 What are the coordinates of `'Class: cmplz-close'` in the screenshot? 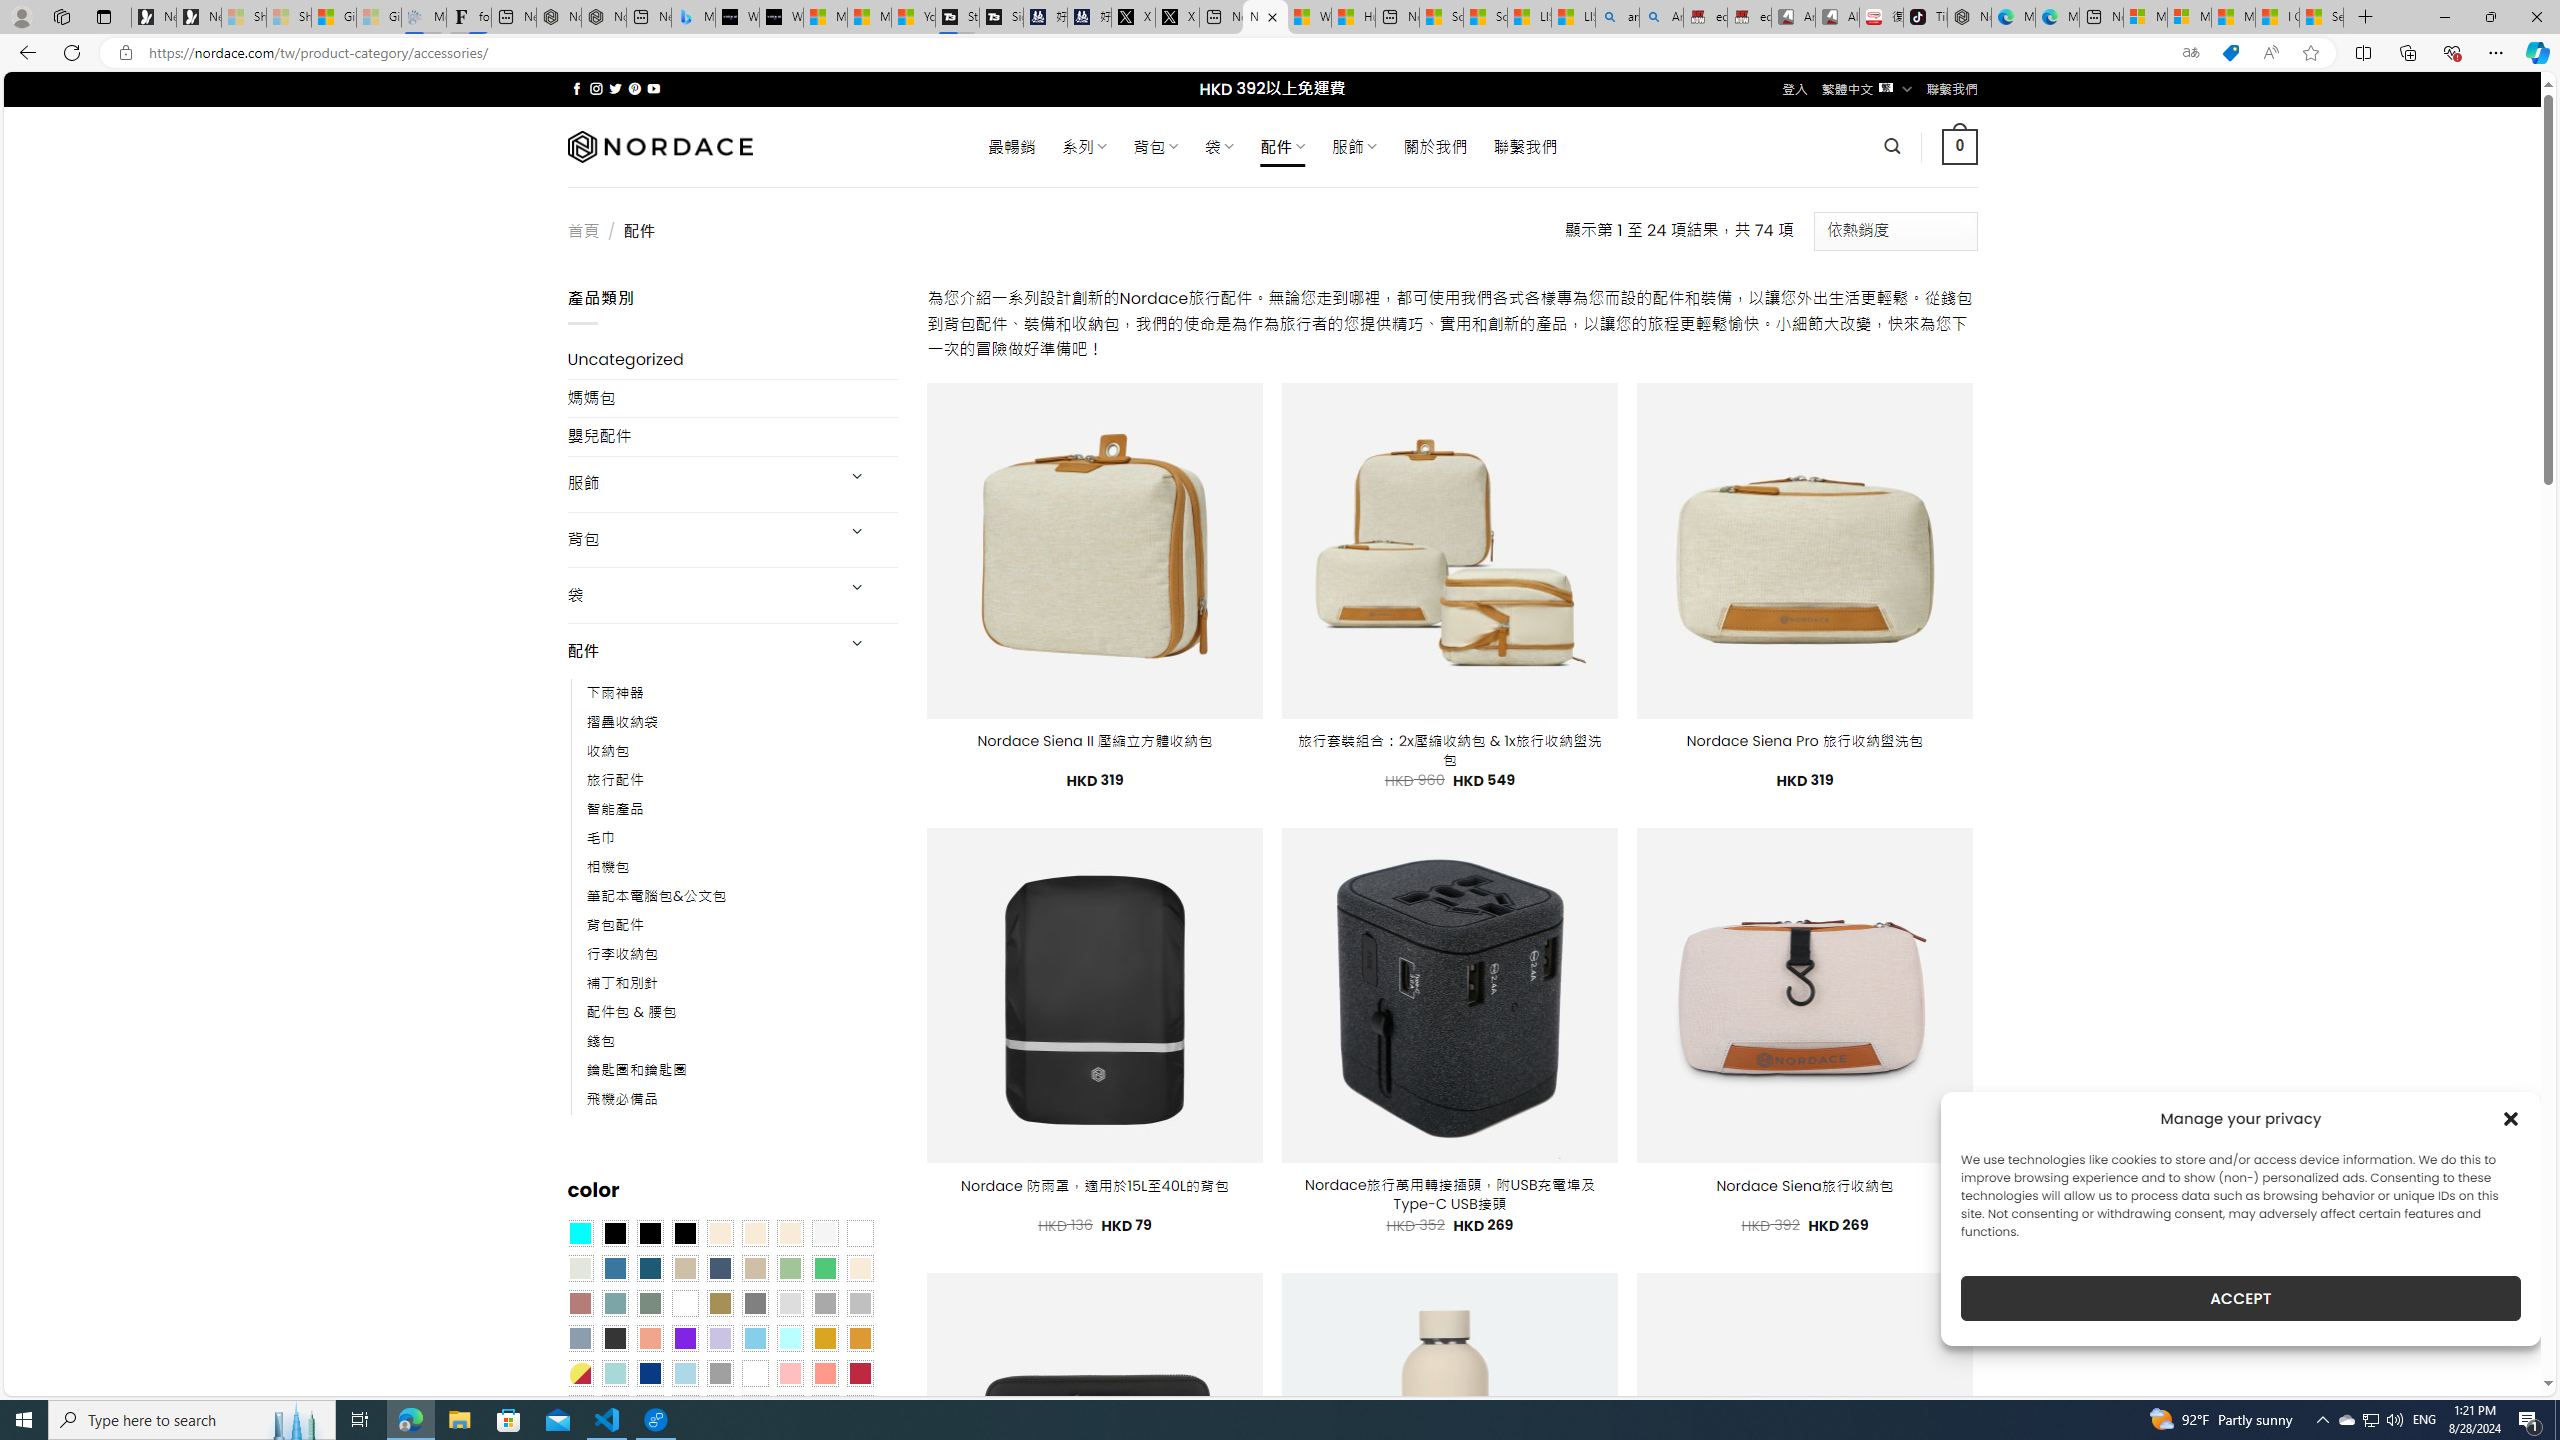 It's located at (2511, 1118).